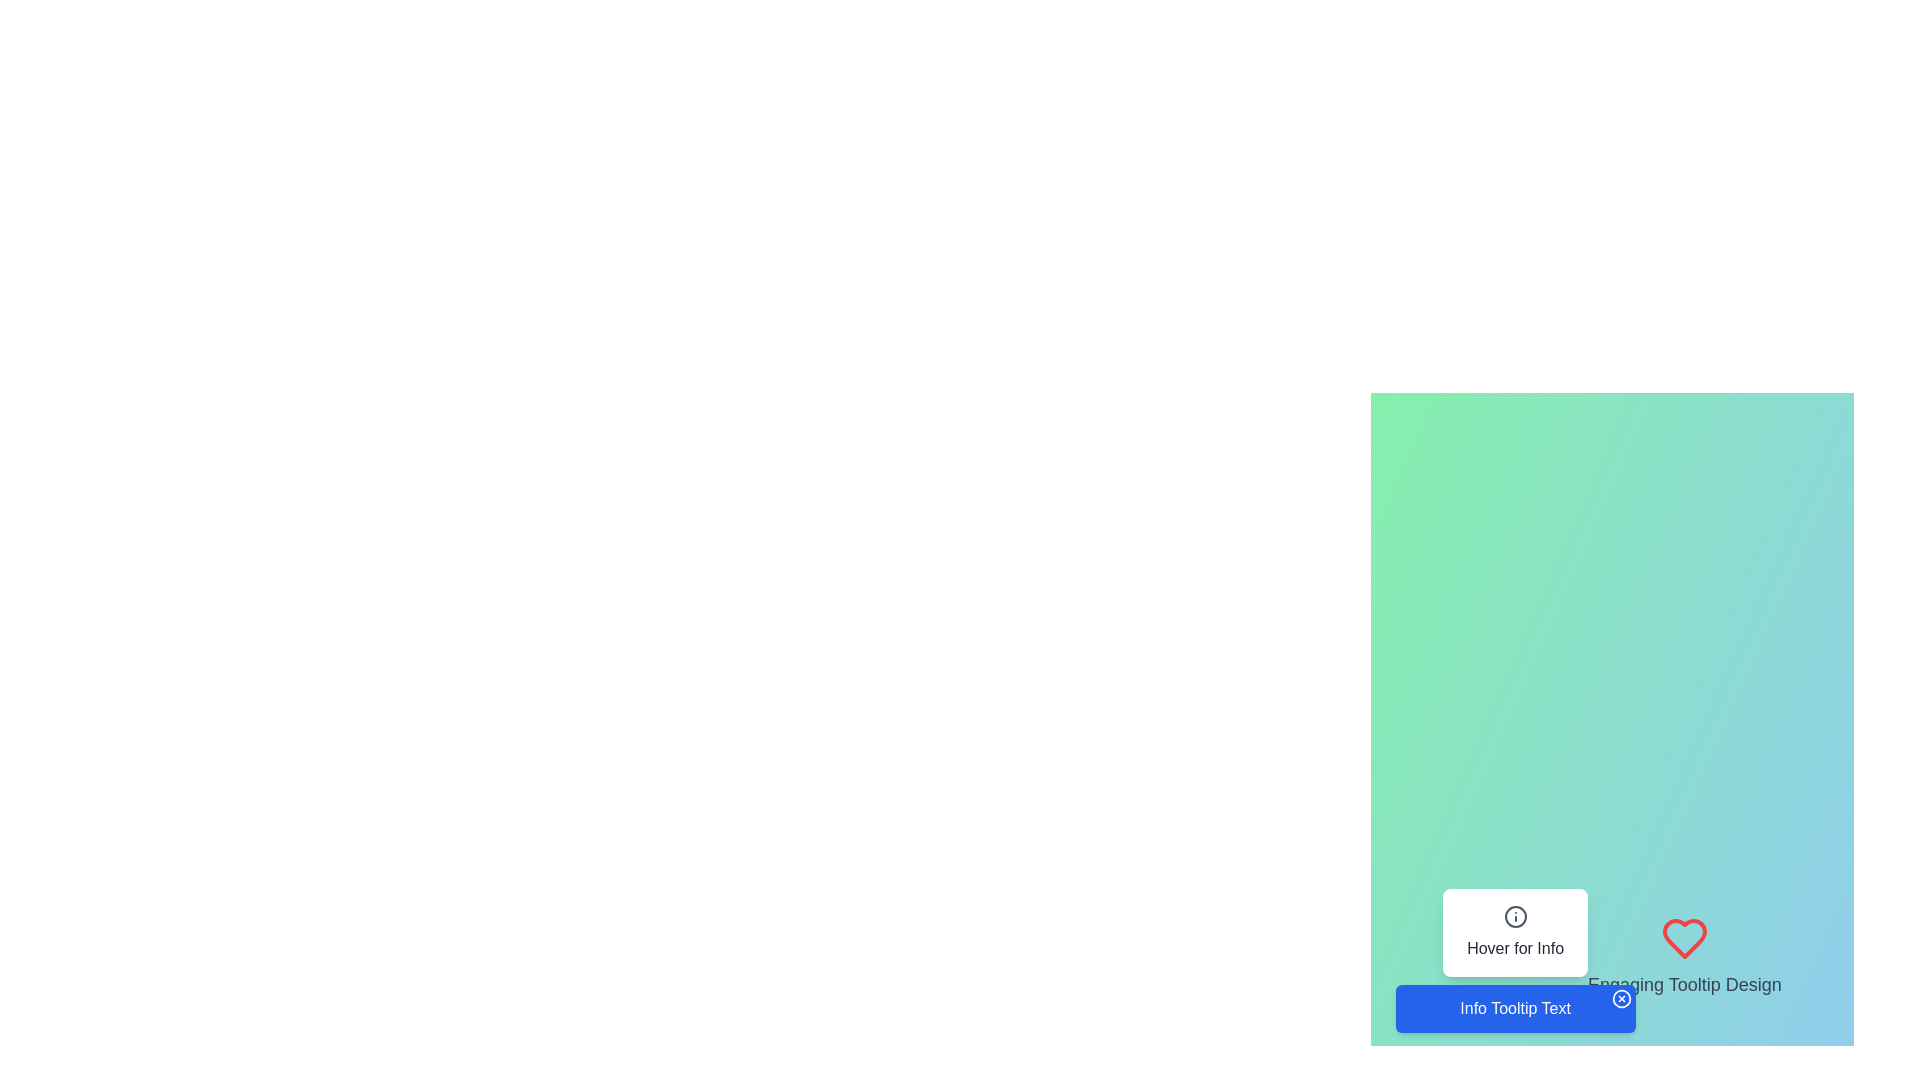 This screenshot has width=1920, height=1080. Describe the element at coordinates (1515, 917) in the screenshot. I see `the circular icon with an inner glyph resembling information, which is styled gray and changes to blue on hover, located at the top of the white card labeled 'Hover for Info'` at that location.